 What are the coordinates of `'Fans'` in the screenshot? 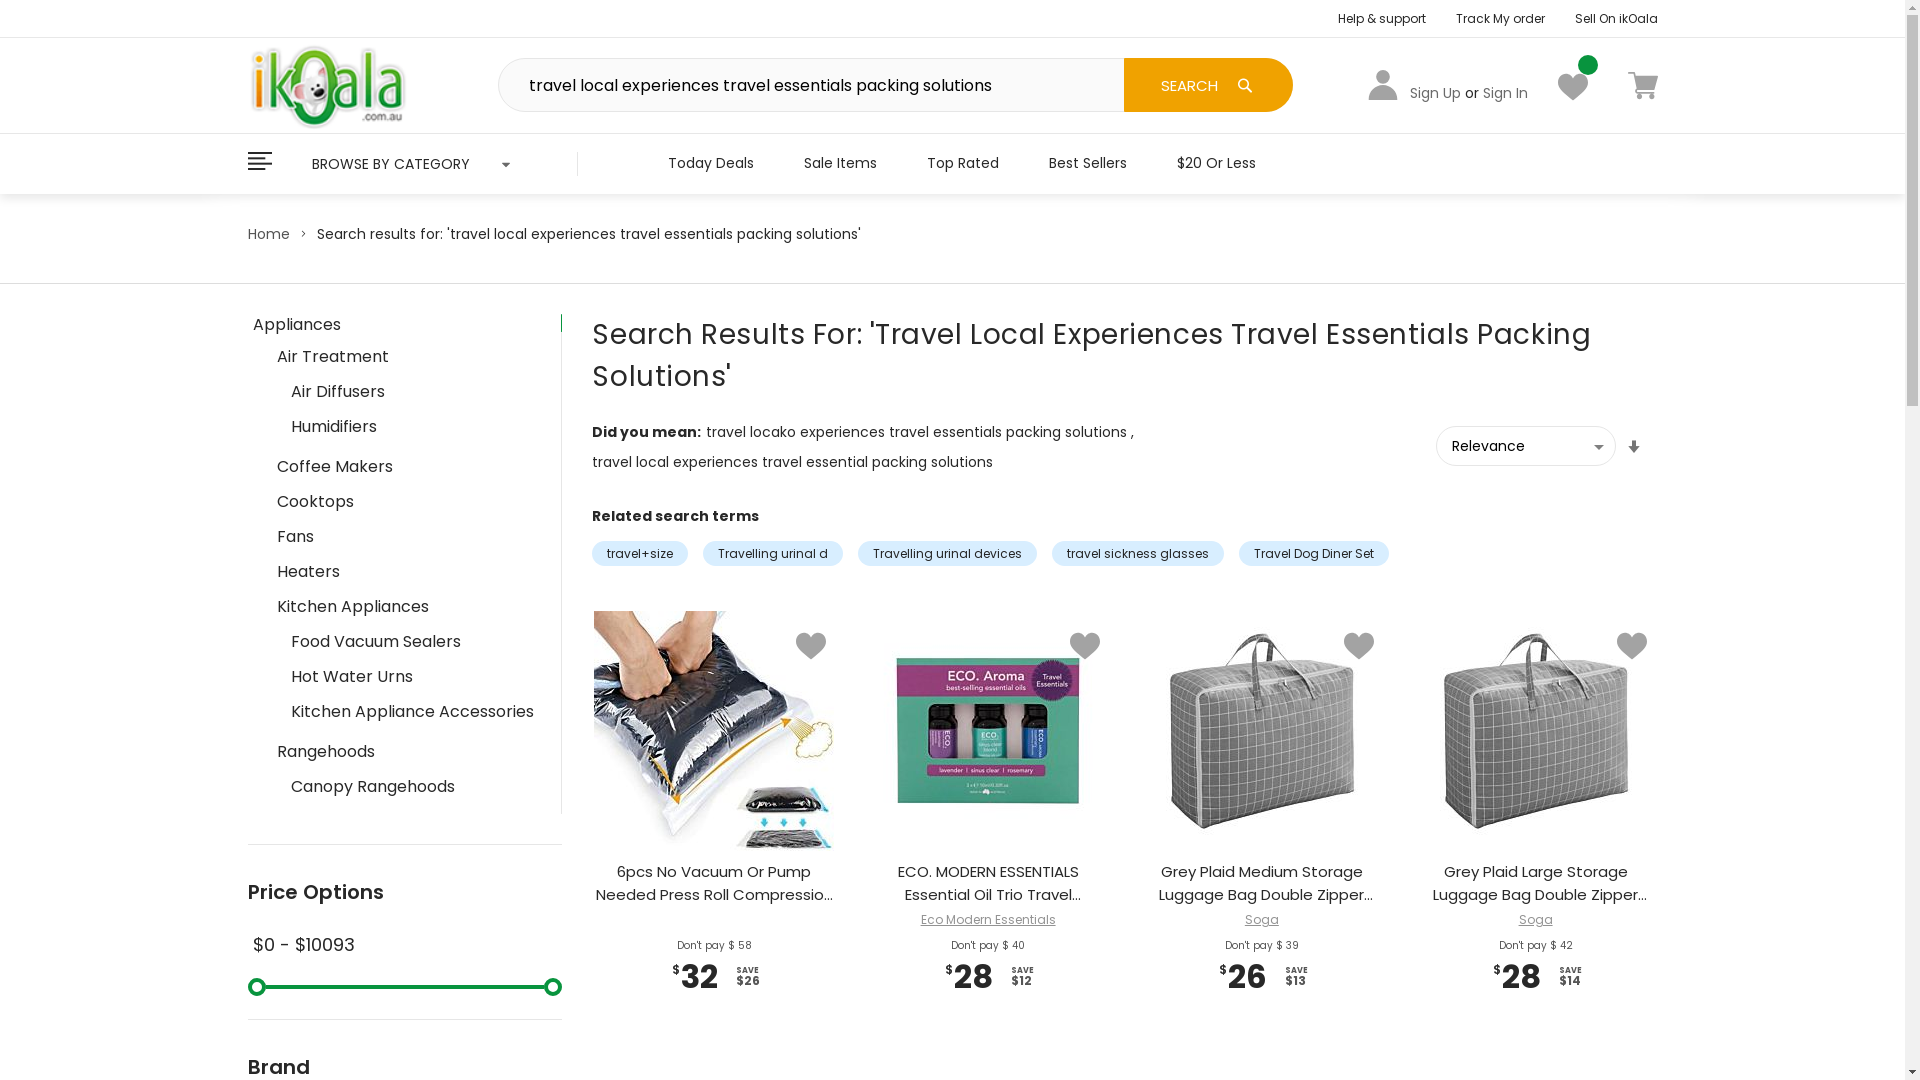 It's located at (407, 535).